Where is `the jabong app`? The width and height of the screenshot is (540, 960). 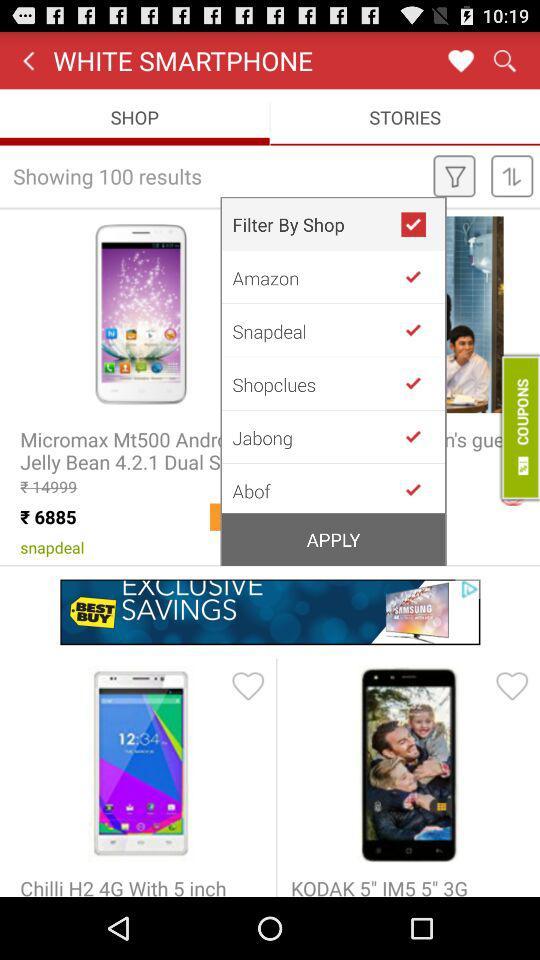
the jabong app is located at coordinates (316, 437).